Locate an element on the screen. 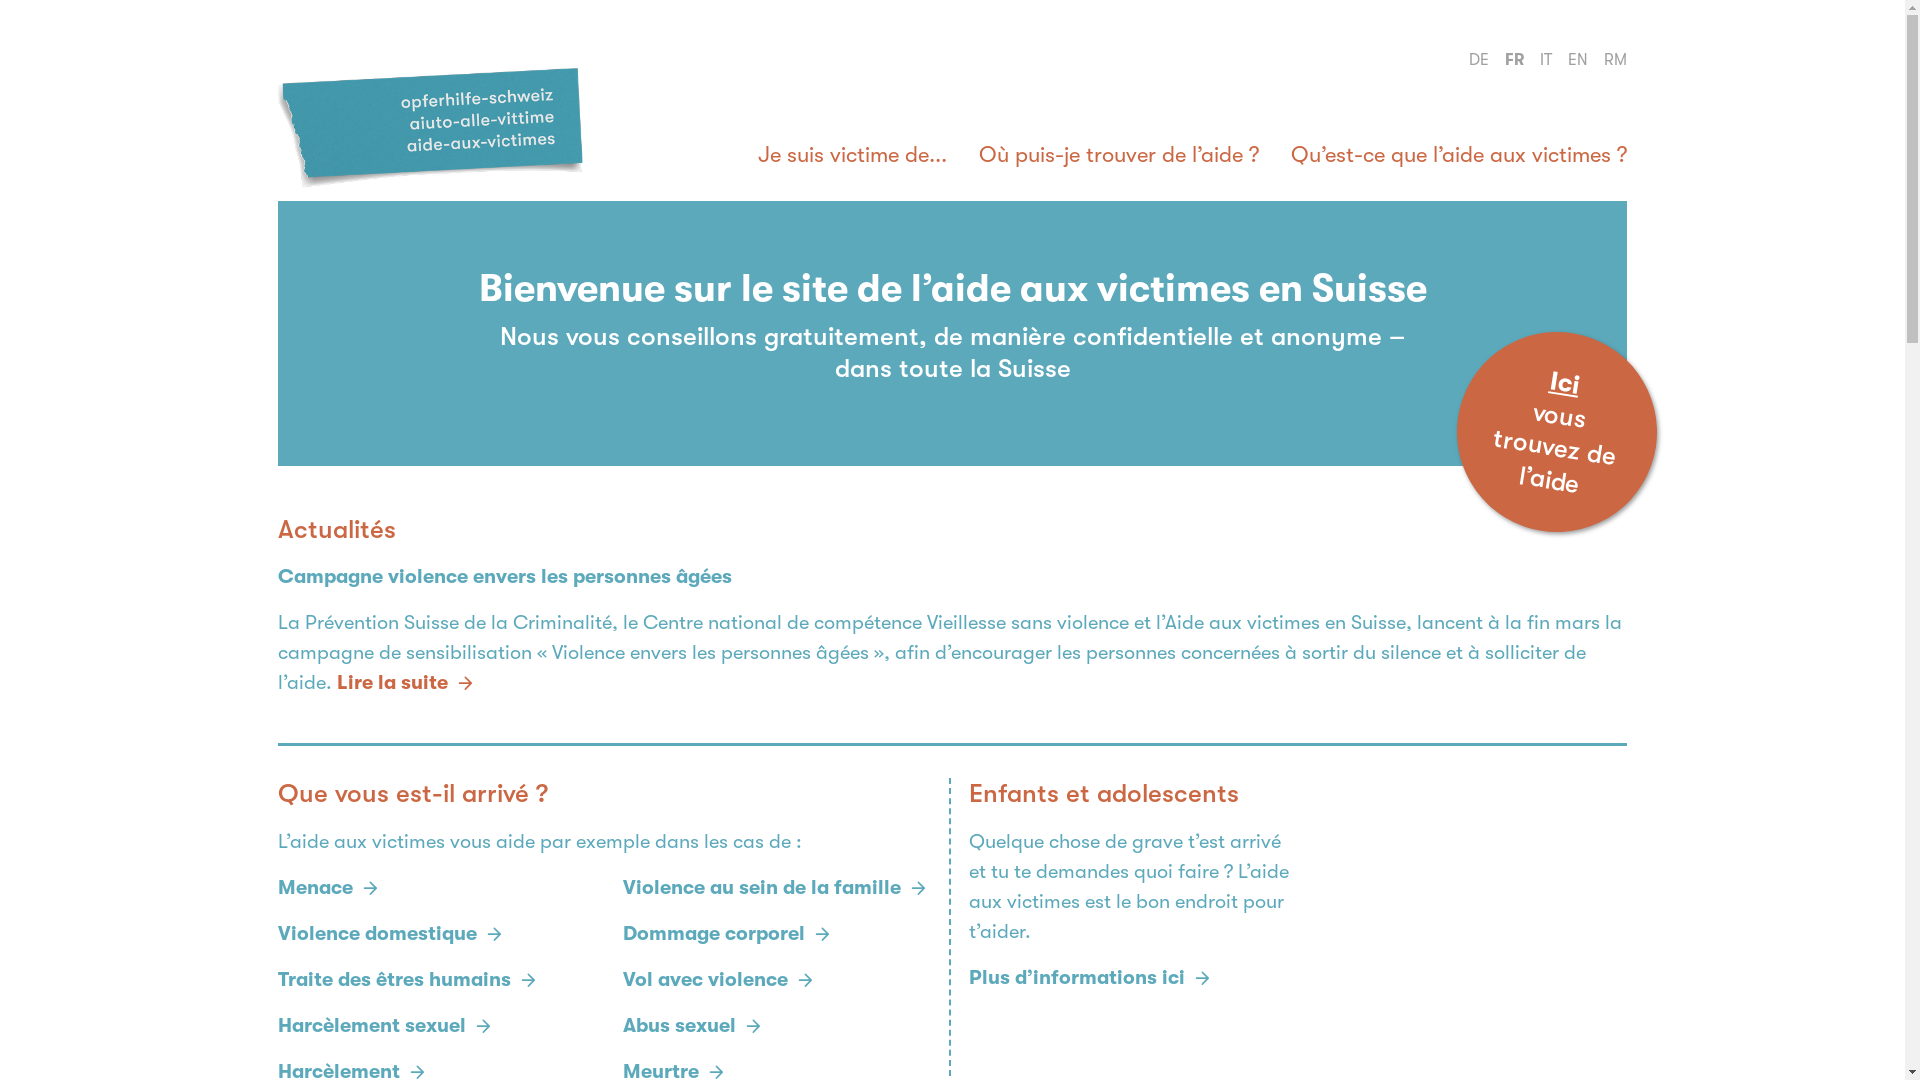 This screenshot has height=1080, width=1920. 'Menace' is located at coordinates (314, 886).